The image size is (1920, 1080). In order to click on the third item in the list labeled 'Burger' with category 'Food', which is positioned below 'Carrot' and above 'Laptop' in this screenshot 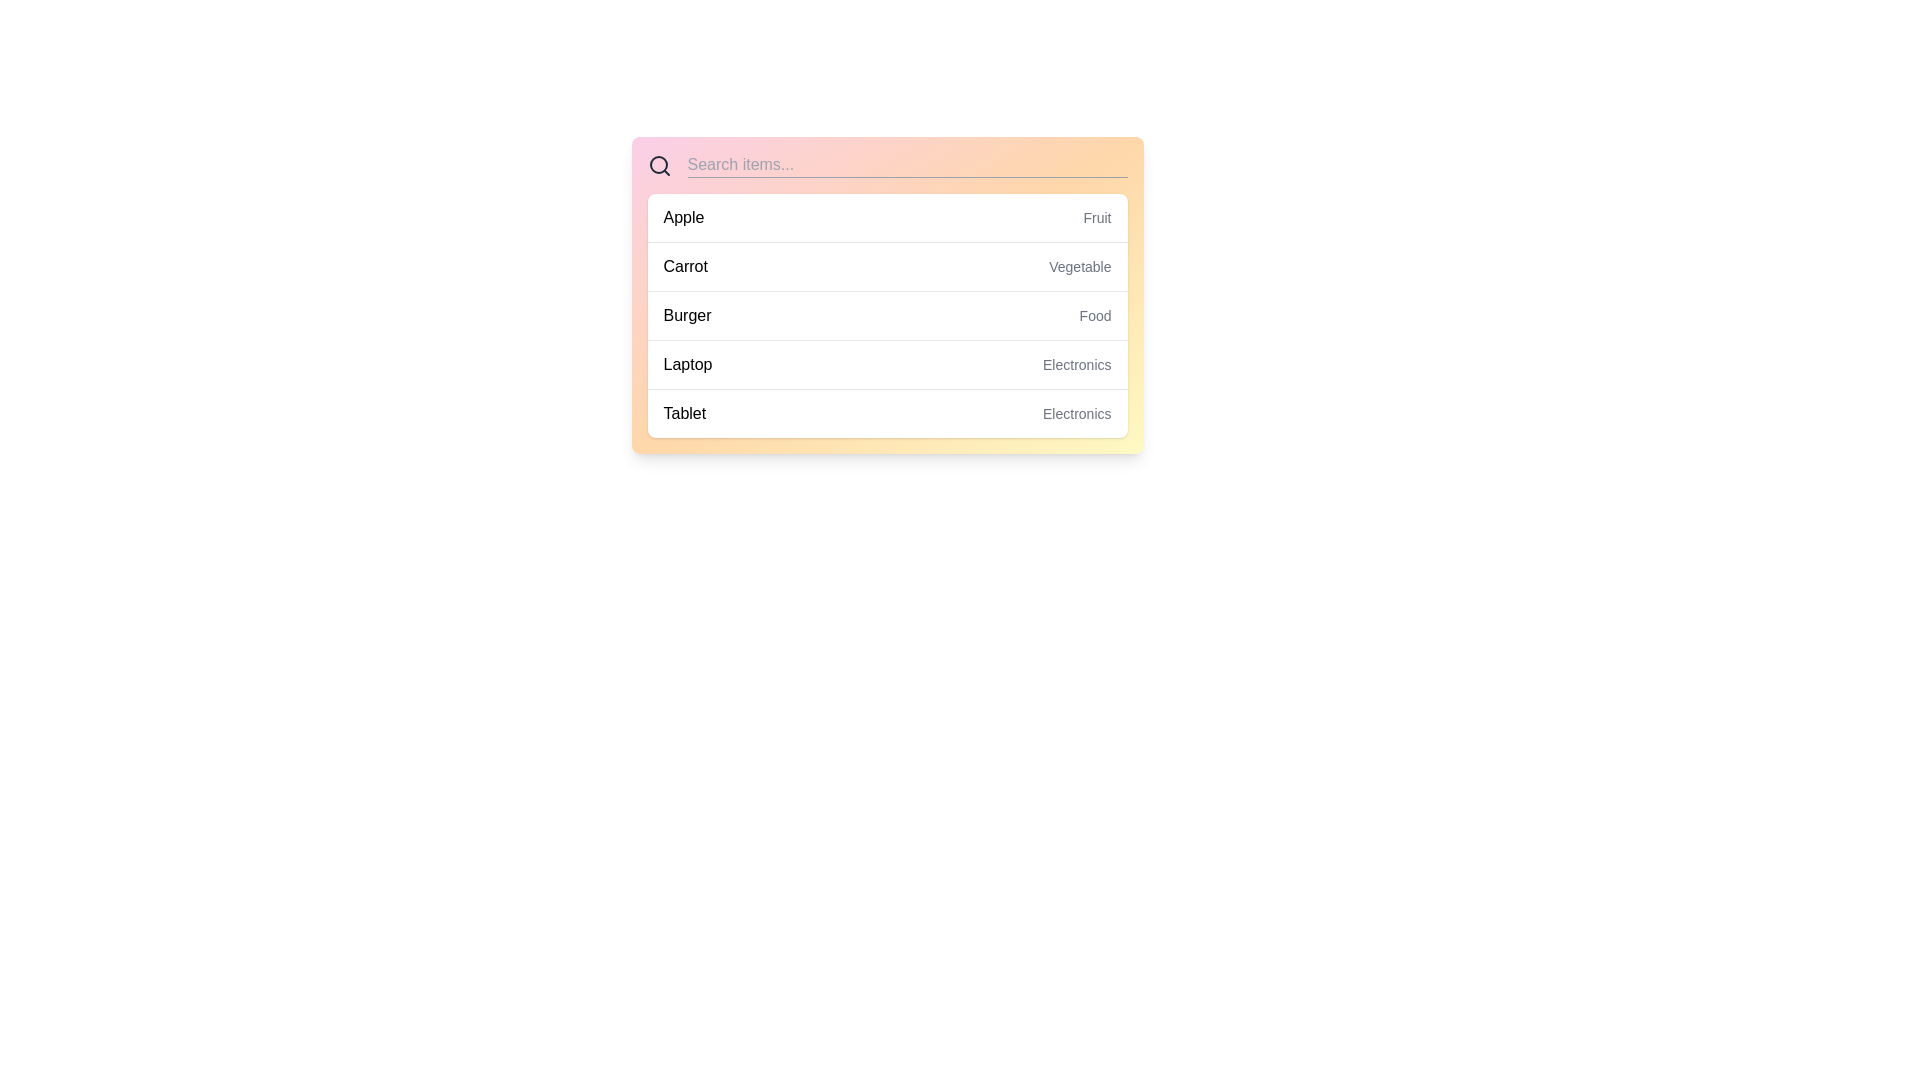, I will do `click(886, 315)`.